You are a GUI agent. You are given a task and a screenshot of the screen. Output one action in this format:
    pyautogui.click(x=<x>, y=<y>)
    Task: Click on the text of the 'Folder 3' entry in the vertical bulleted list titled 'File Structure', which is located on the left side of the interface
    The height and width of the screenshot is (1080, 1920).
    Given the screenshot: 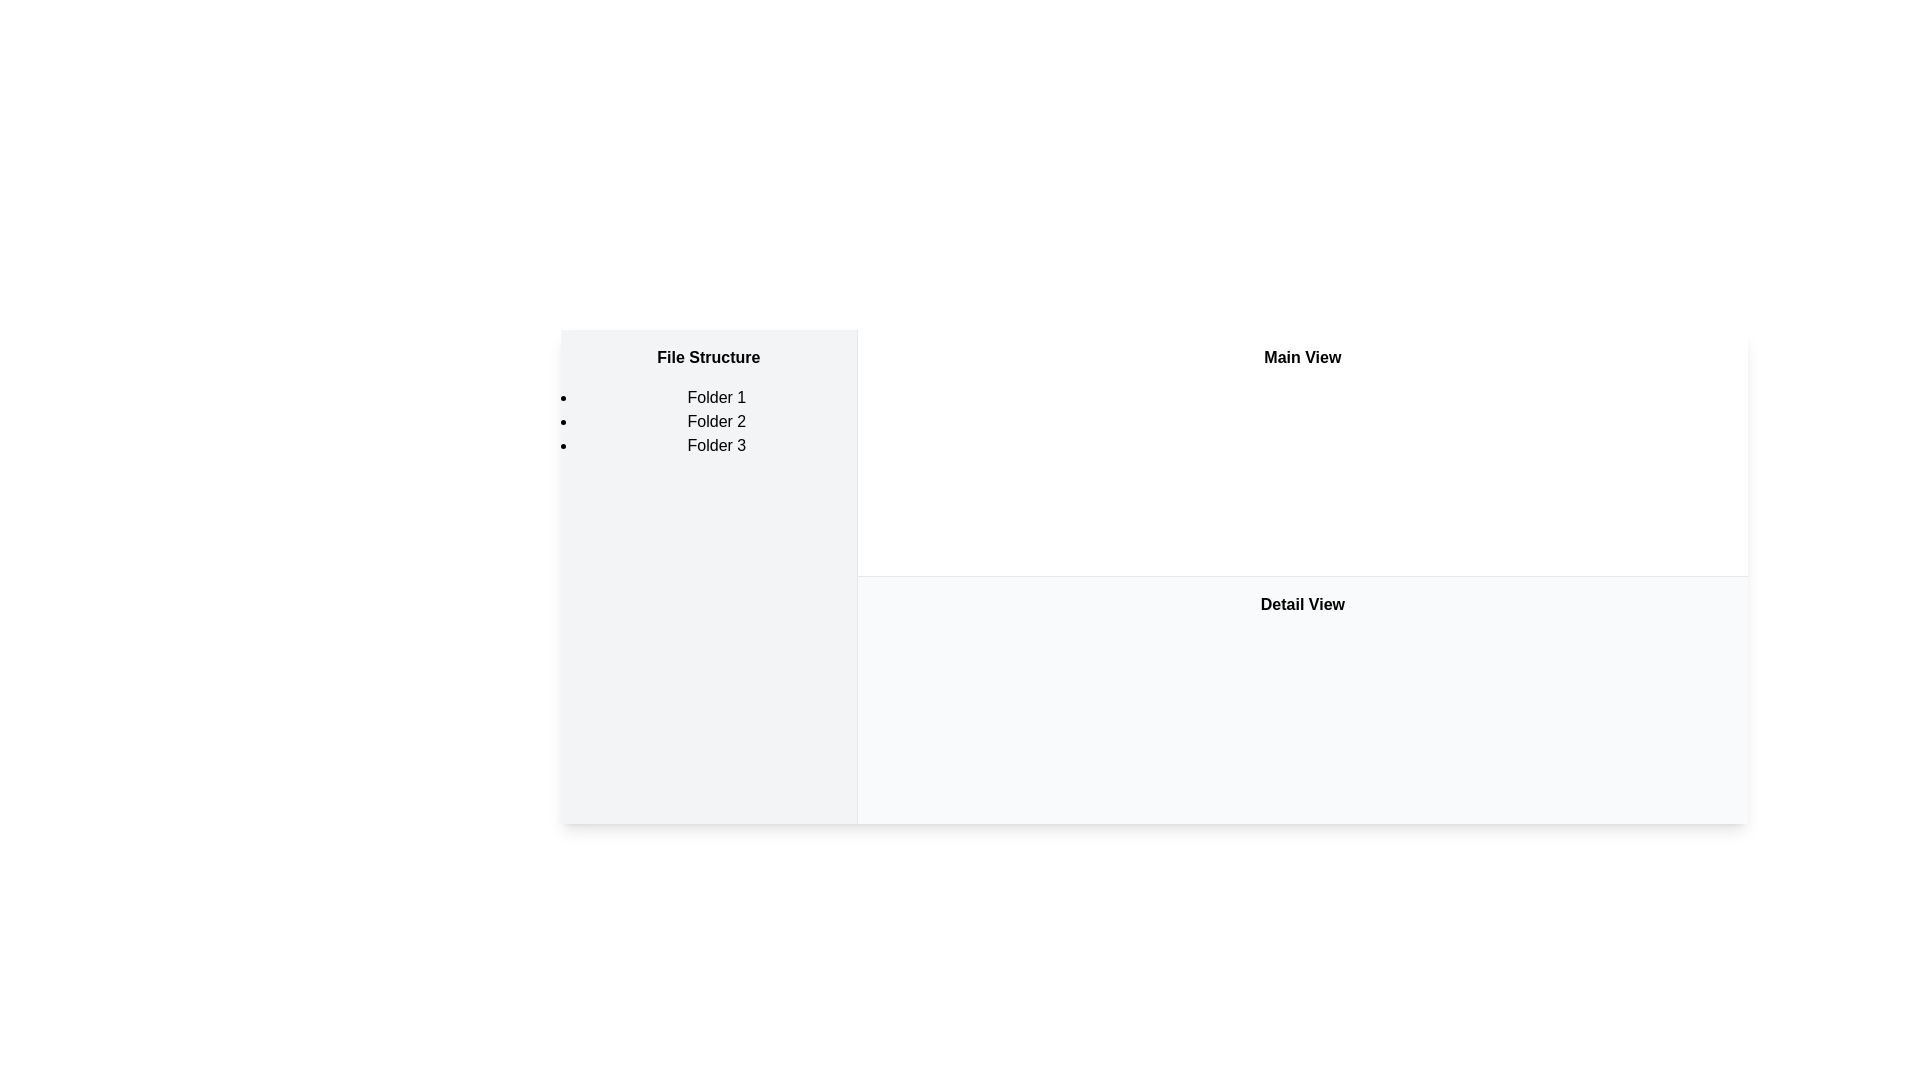 What is the action you would take?
    pyautogui.click(x=716, y=445)
    